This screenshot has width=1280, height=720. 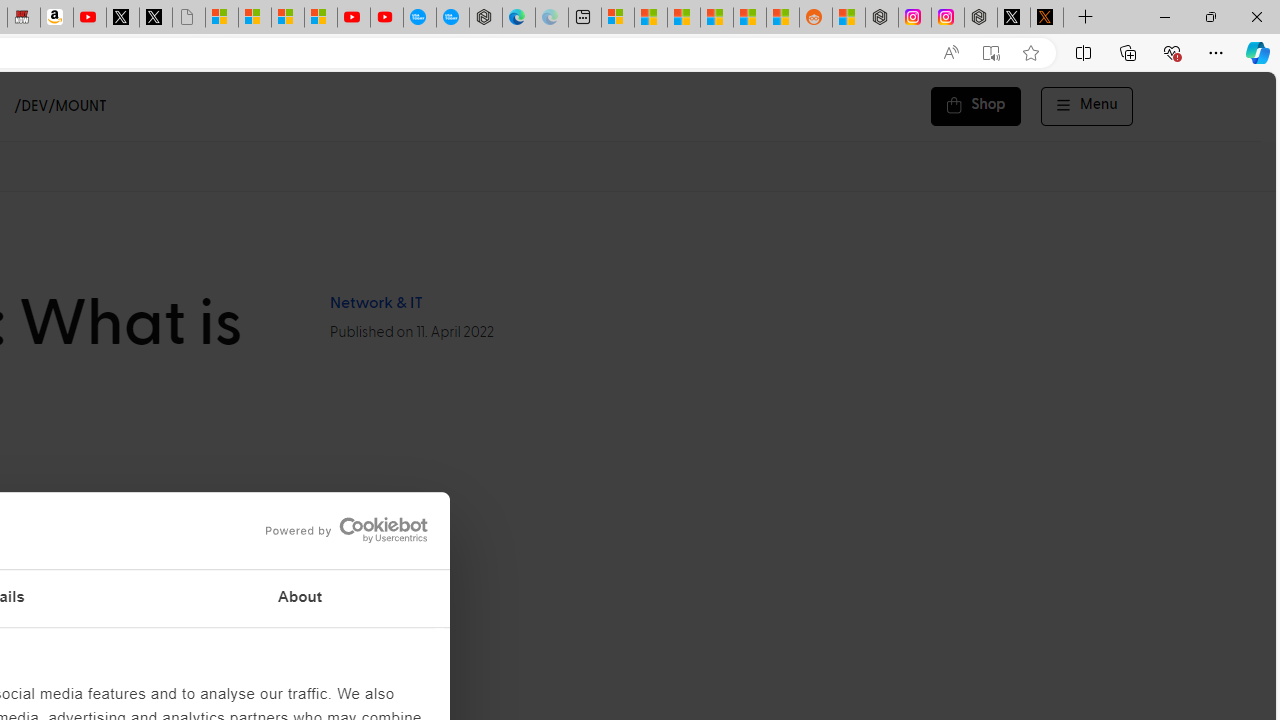 I want to click on 'About', so click(x=299, y=598).